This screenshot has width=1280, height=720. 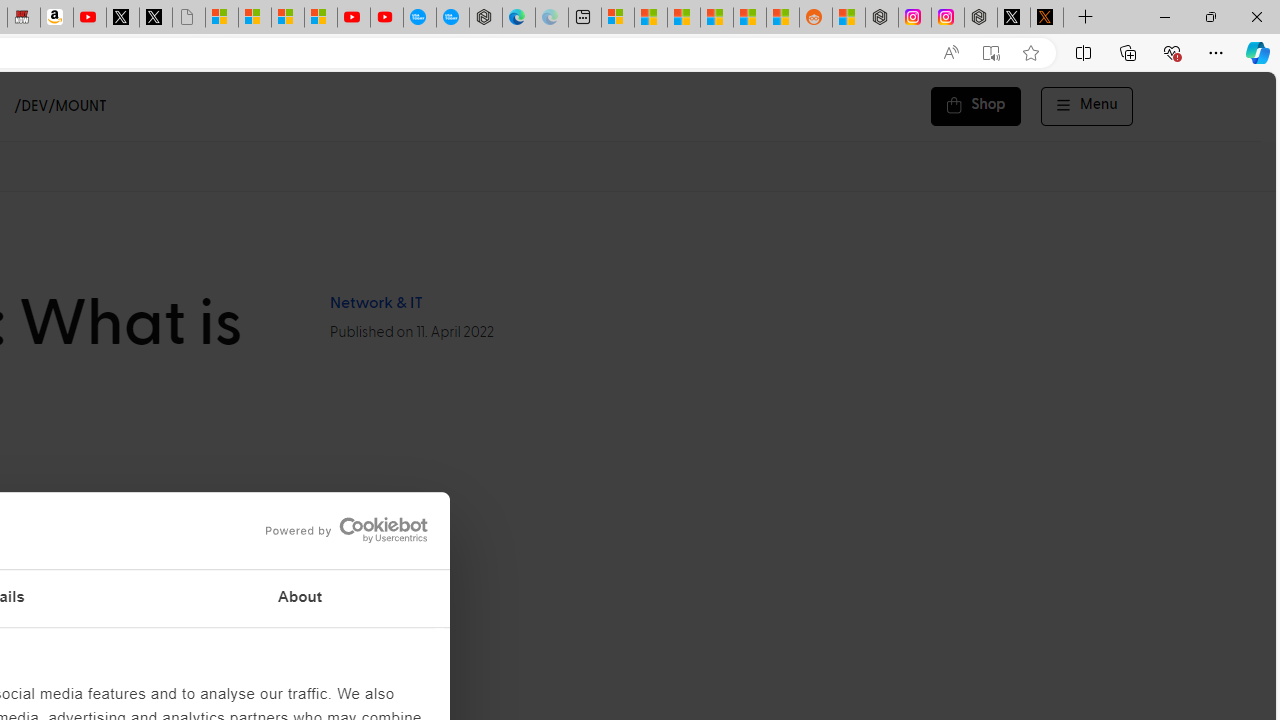 I want to click on 'About', so click(x=299, y=598).